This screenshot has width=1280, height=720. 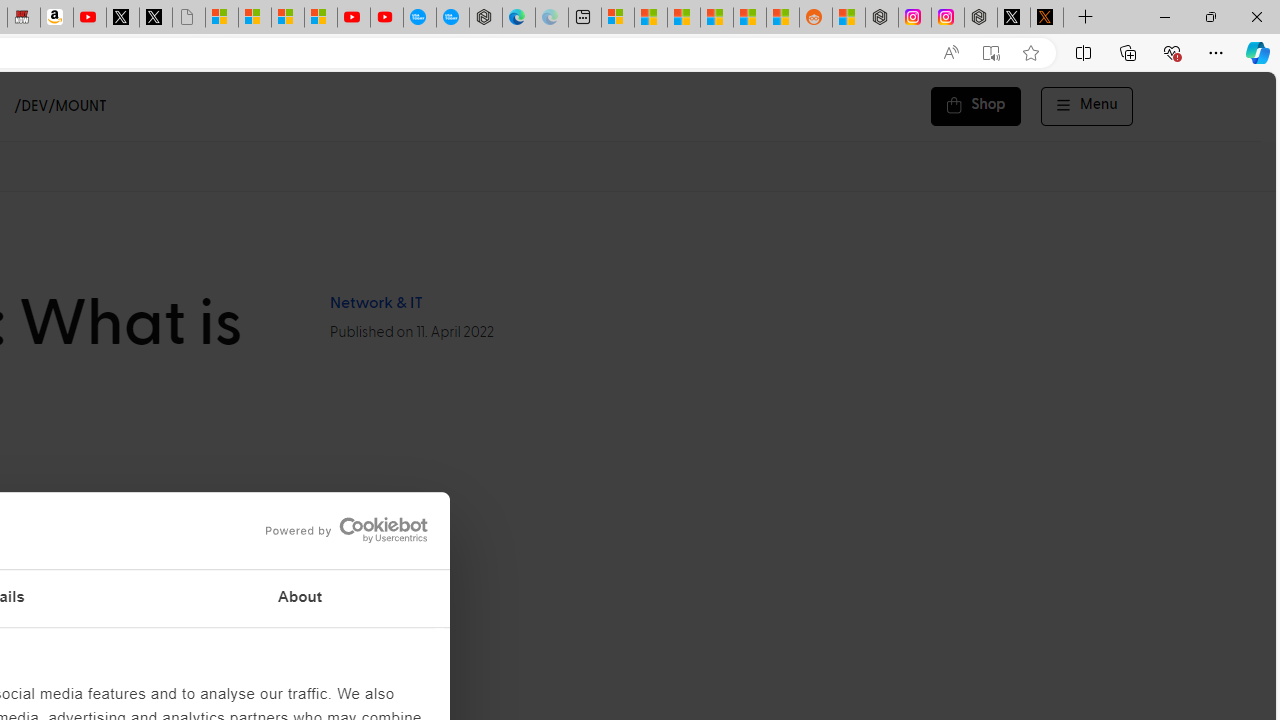 I want to click on 'About', so click(x=299, y=598).